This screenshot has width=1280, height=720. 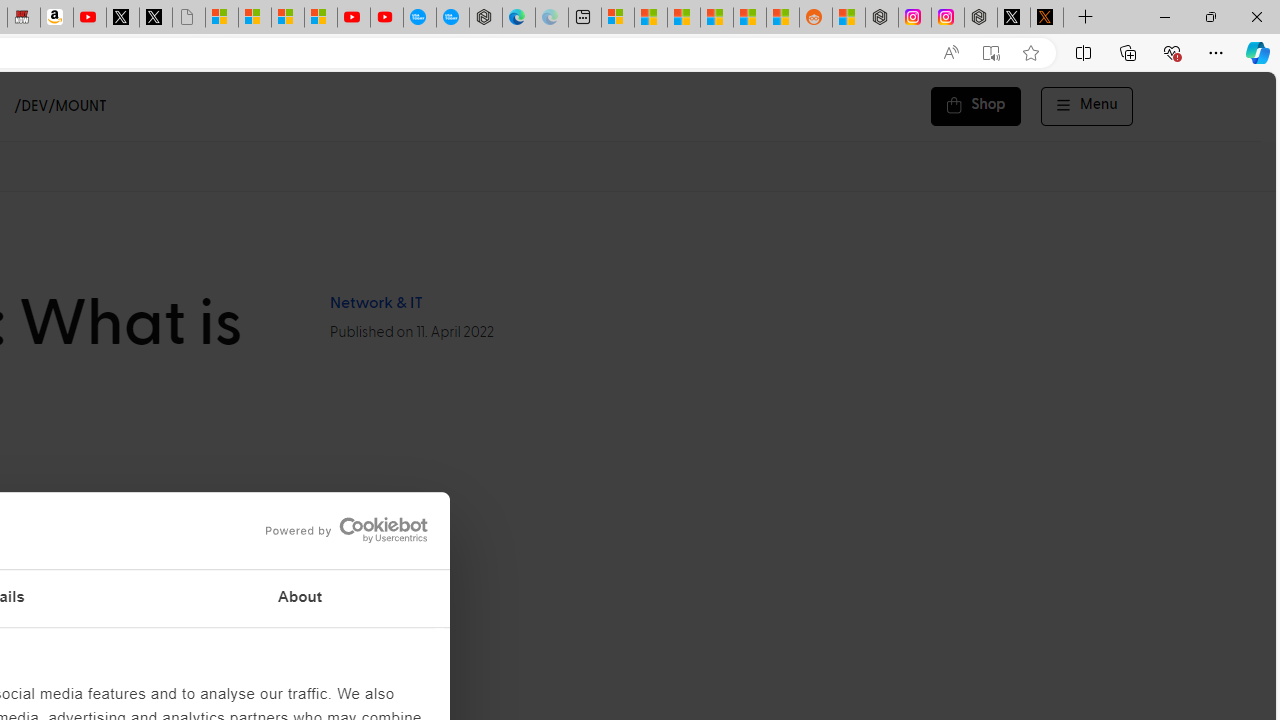 I want to click on 'About', so click(x=299, y=598).